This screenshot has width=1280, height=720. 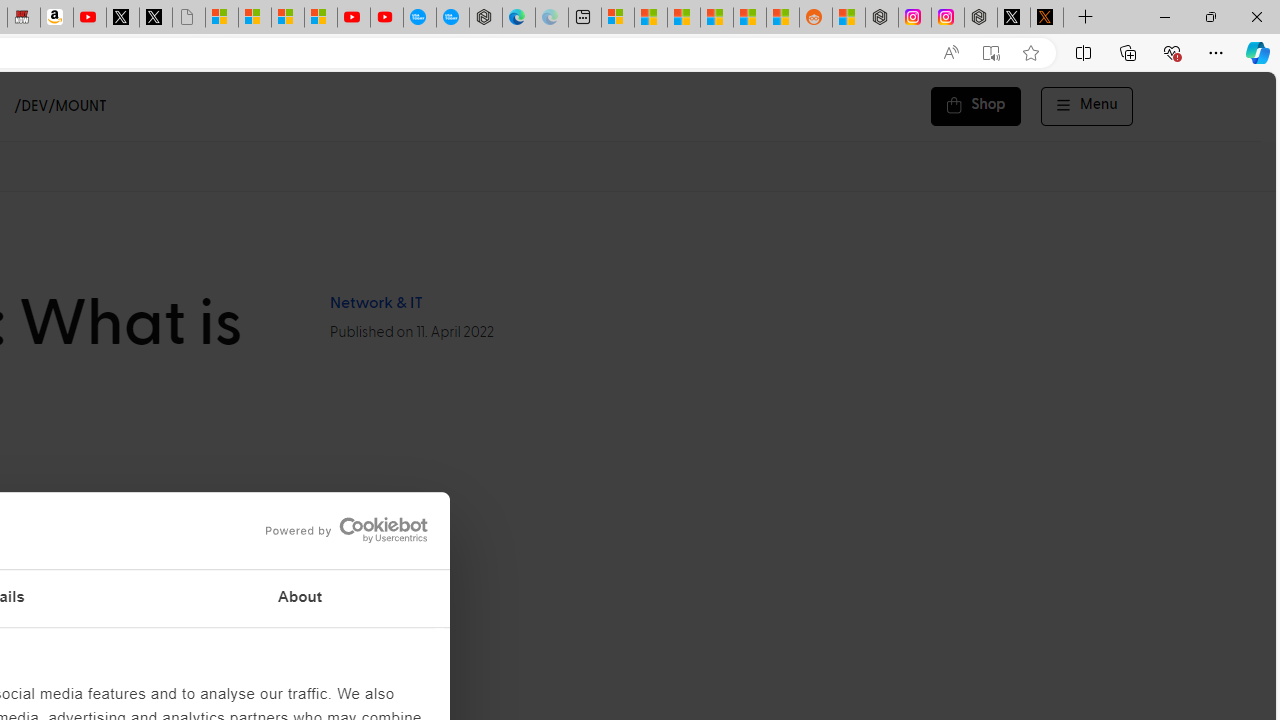 I want to click on 'About', so click(x=299, y=598).